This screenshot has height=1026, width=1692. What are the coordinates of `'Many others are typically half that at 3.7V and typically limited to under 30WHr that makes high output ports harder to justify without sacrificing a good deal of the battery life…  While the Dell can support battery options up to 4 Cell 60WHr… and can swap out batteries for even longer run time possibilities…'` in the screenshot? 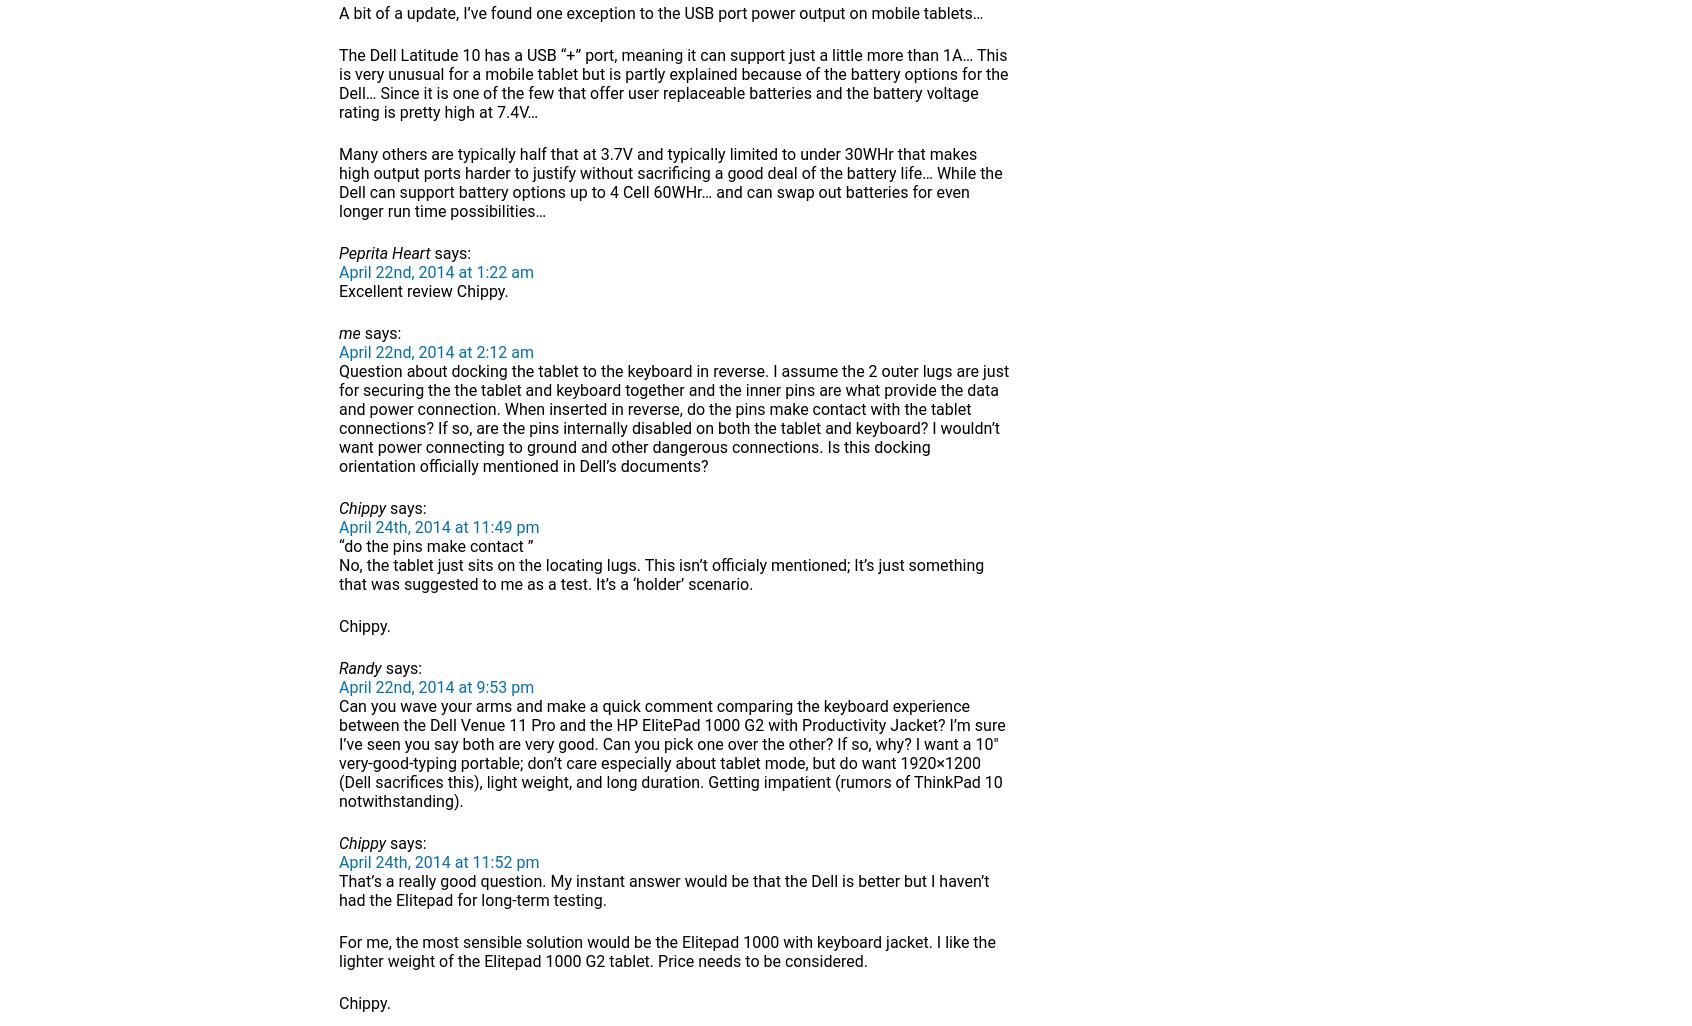 It's located at (670, 182).